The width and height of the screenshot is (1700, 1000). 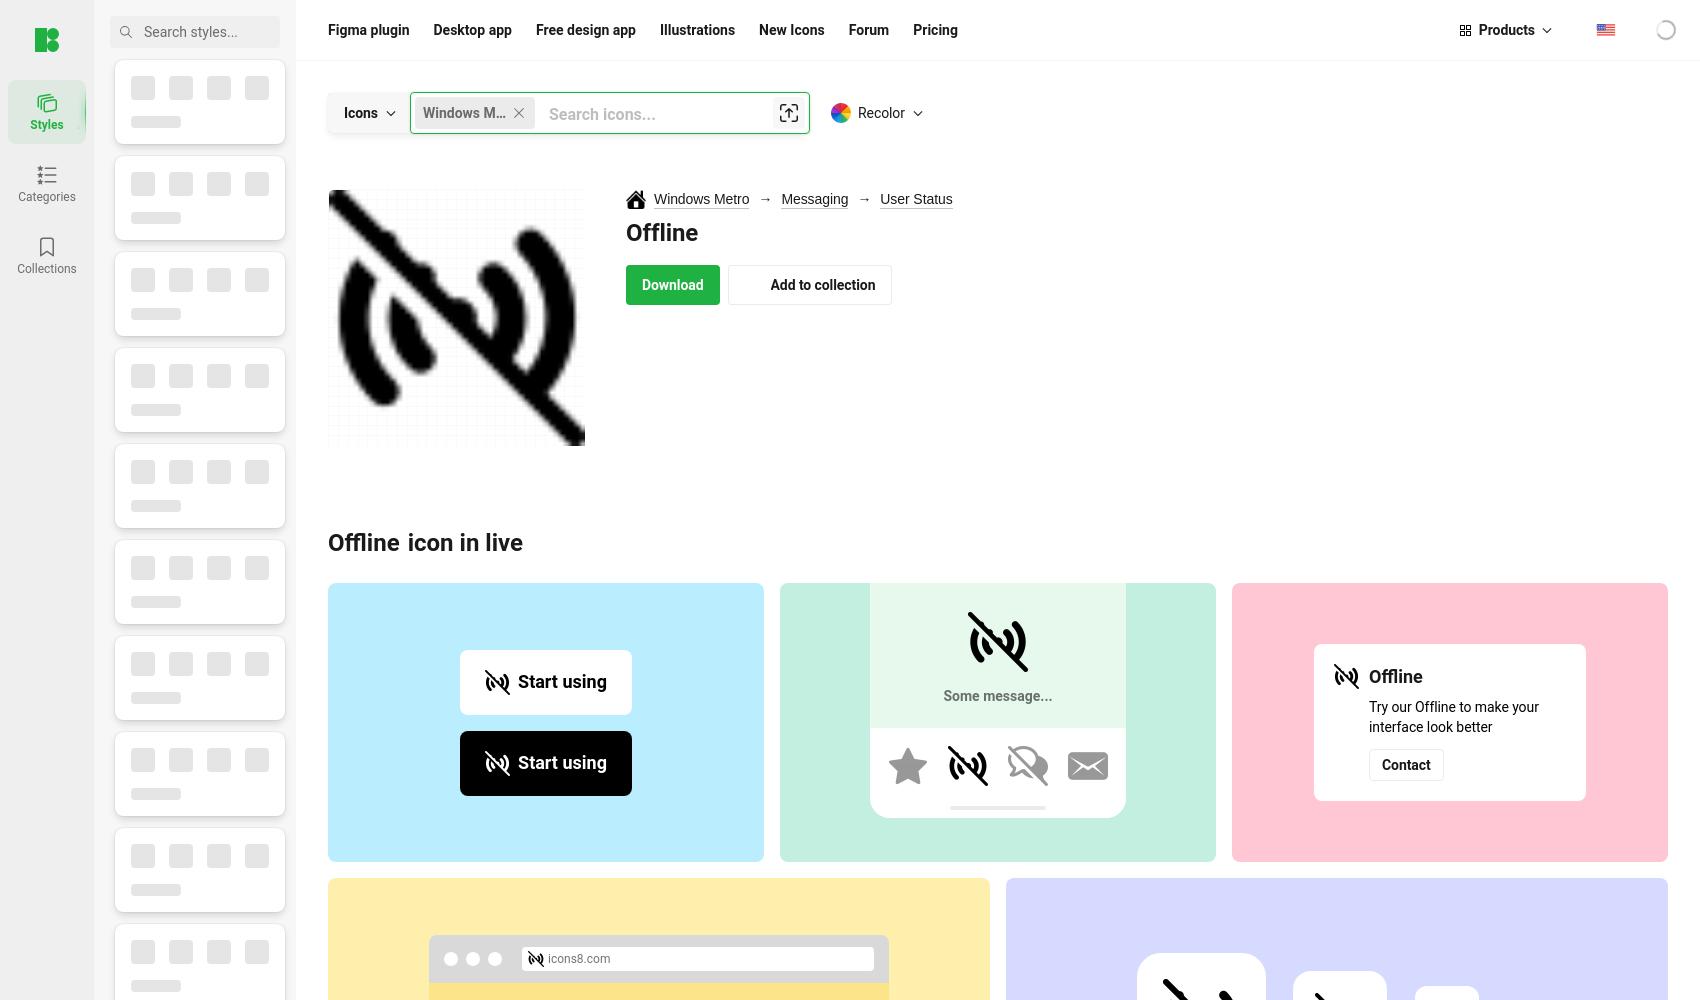 I want to click on 'User Status', so click(x=915, y=198).